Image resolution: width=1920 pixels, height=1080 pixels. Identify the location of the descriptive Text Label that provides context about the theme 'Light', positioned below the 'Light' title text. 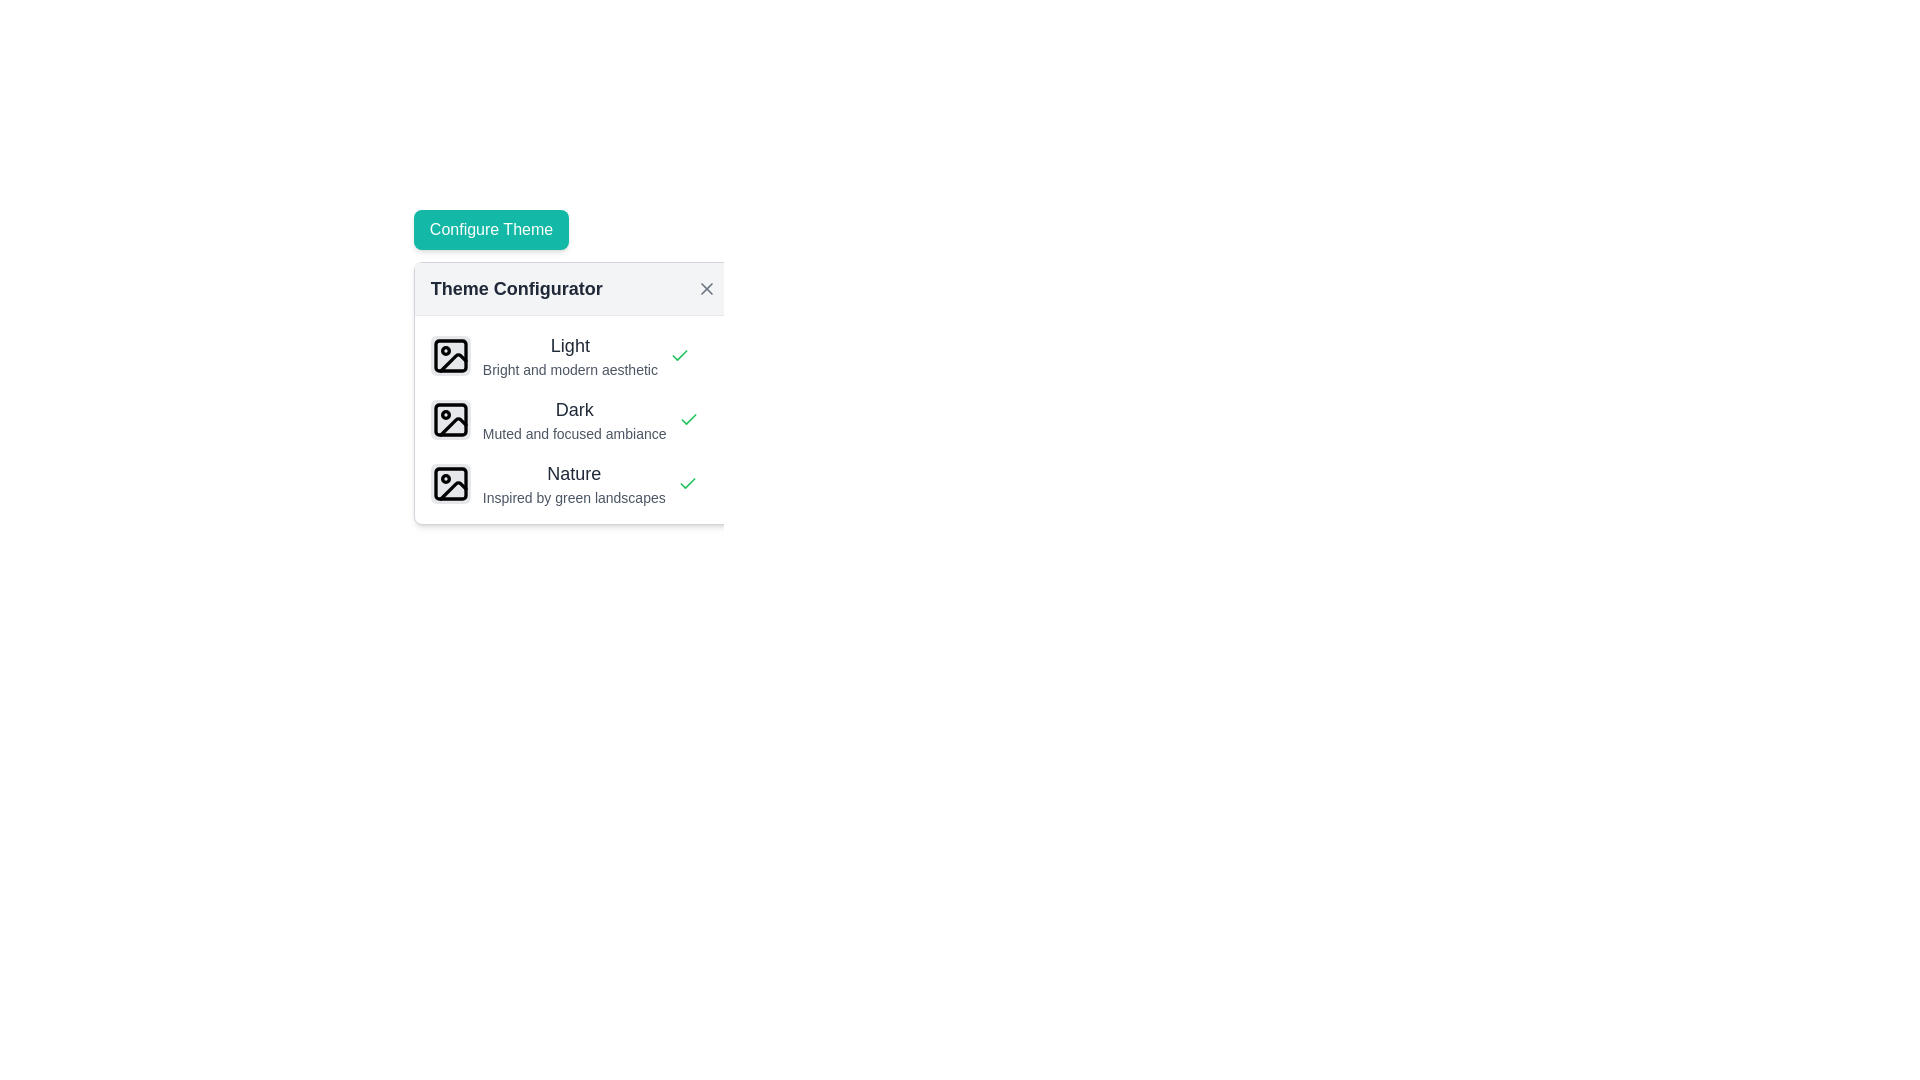
(569, 370).